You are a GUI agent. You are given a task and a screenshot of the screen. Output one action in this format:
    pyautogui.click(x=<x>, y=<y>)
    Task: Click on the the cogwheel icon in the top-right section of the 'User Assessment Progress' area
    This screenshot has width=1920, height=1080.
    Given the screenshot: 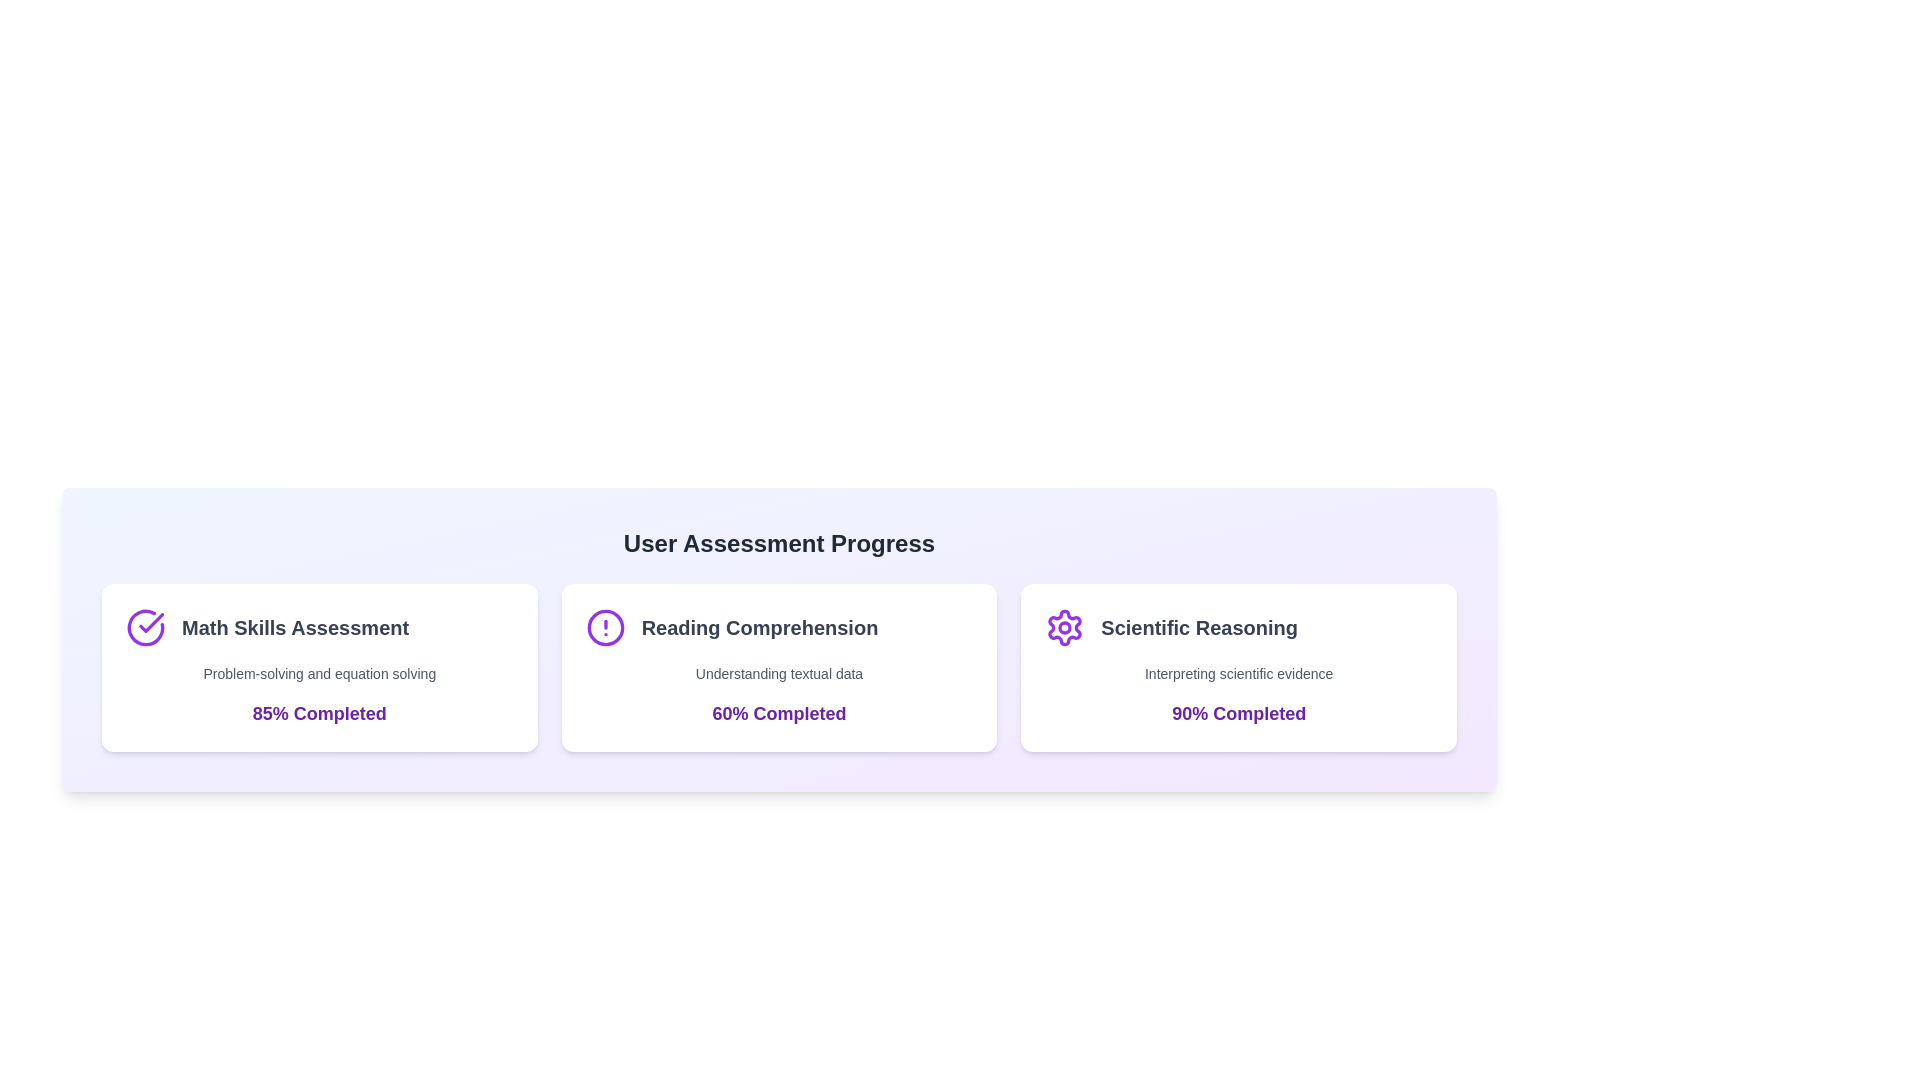 What is the action you would take?
    pyautogui.click(x=1064, y=627)
    